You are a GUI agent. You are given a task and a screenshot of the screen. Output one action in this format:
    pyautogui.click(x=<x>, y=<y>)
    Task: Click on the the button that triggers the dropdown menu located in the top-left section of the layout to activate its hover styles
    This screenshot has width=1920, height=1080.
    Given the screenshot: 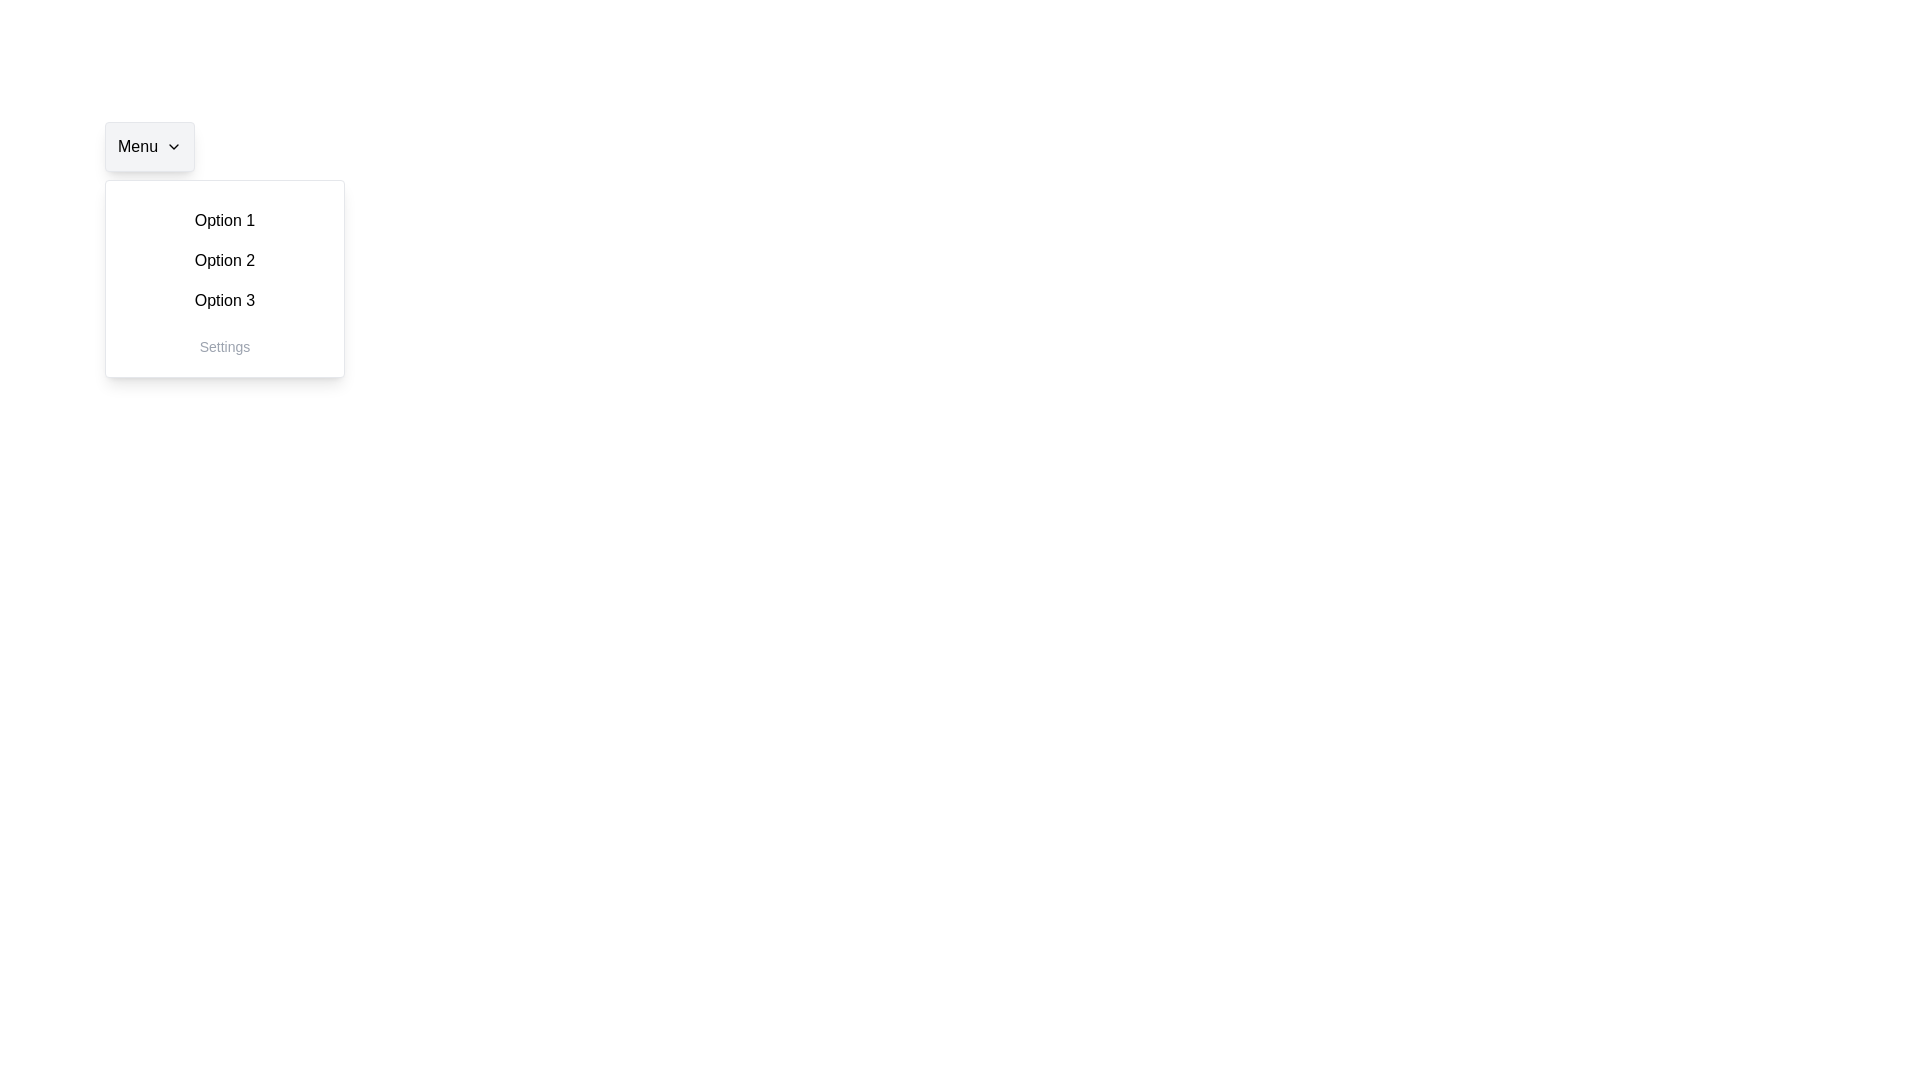 What is the action you would take?
    pyautogui.click(x=148, y=145)
    